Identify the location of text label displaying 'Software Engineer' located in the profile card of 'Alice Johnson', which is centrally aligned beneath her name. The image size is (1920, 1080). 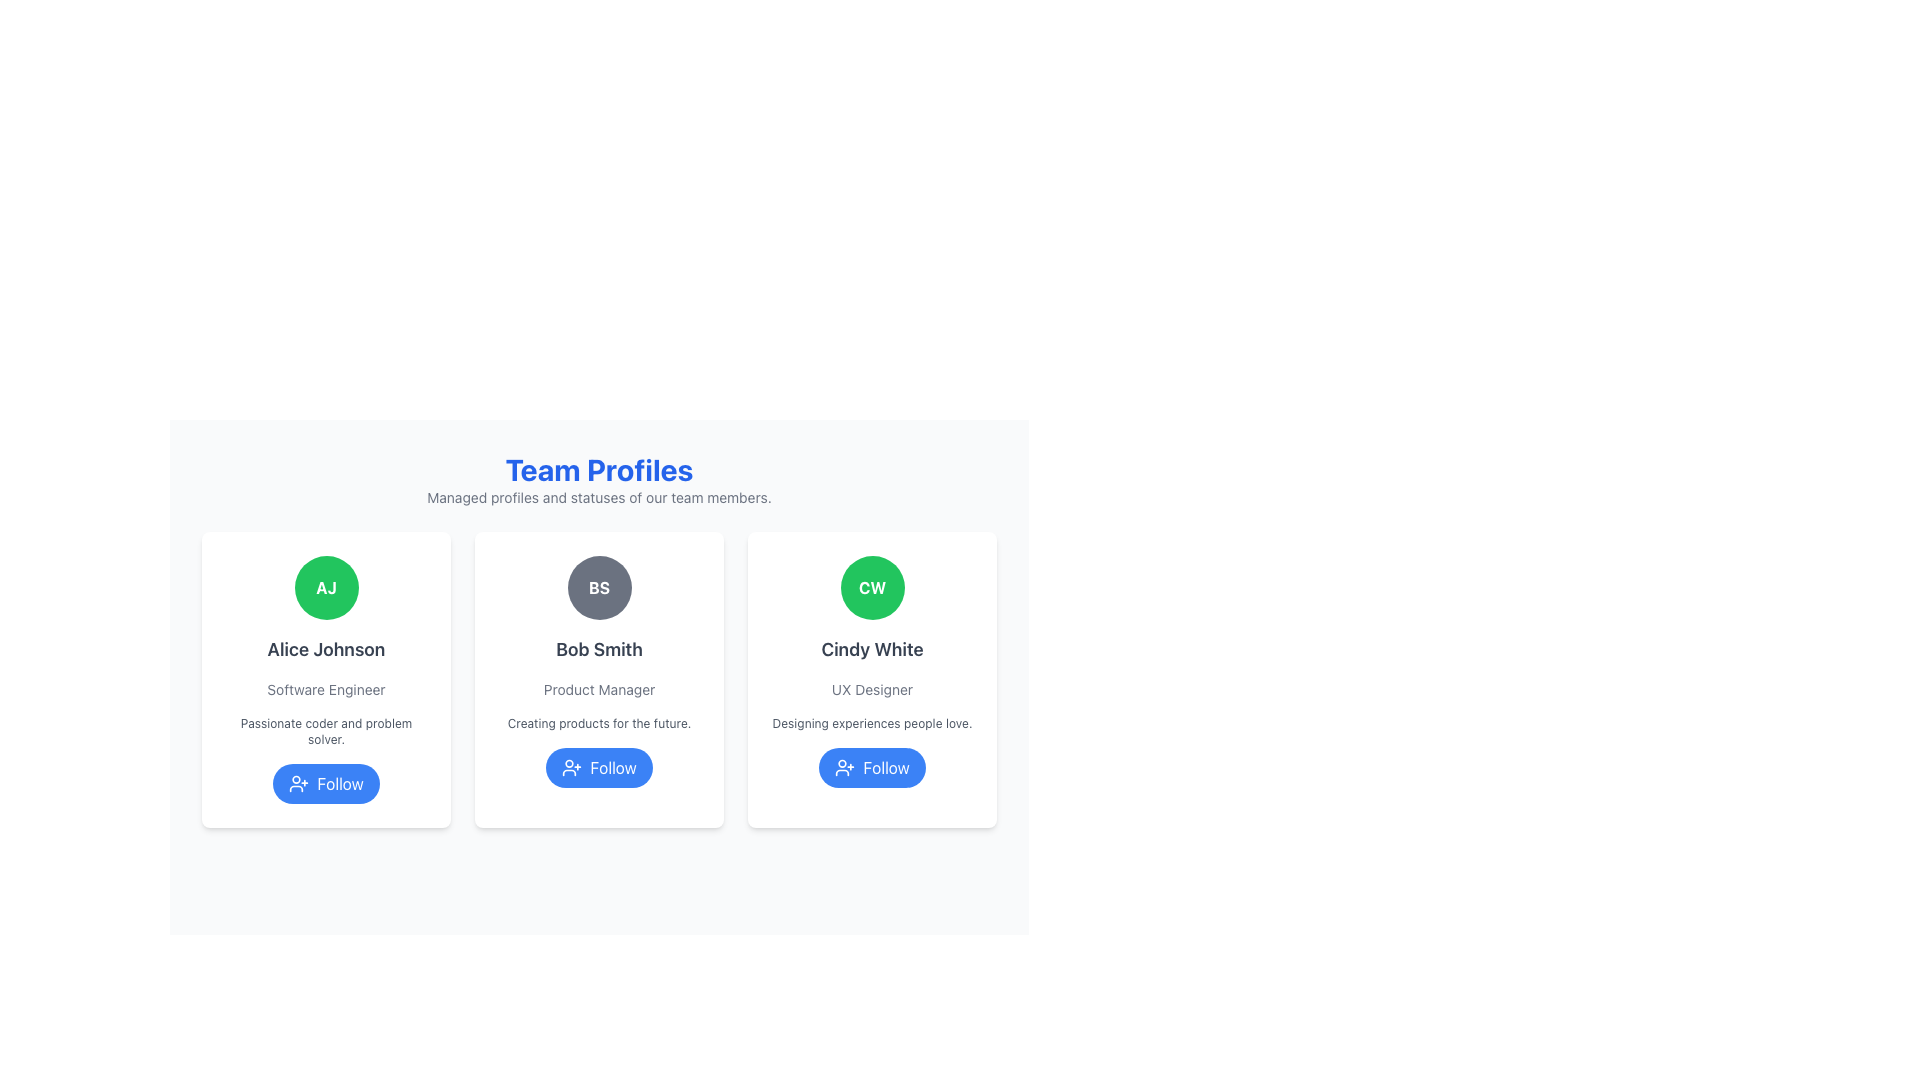
(326, 689).